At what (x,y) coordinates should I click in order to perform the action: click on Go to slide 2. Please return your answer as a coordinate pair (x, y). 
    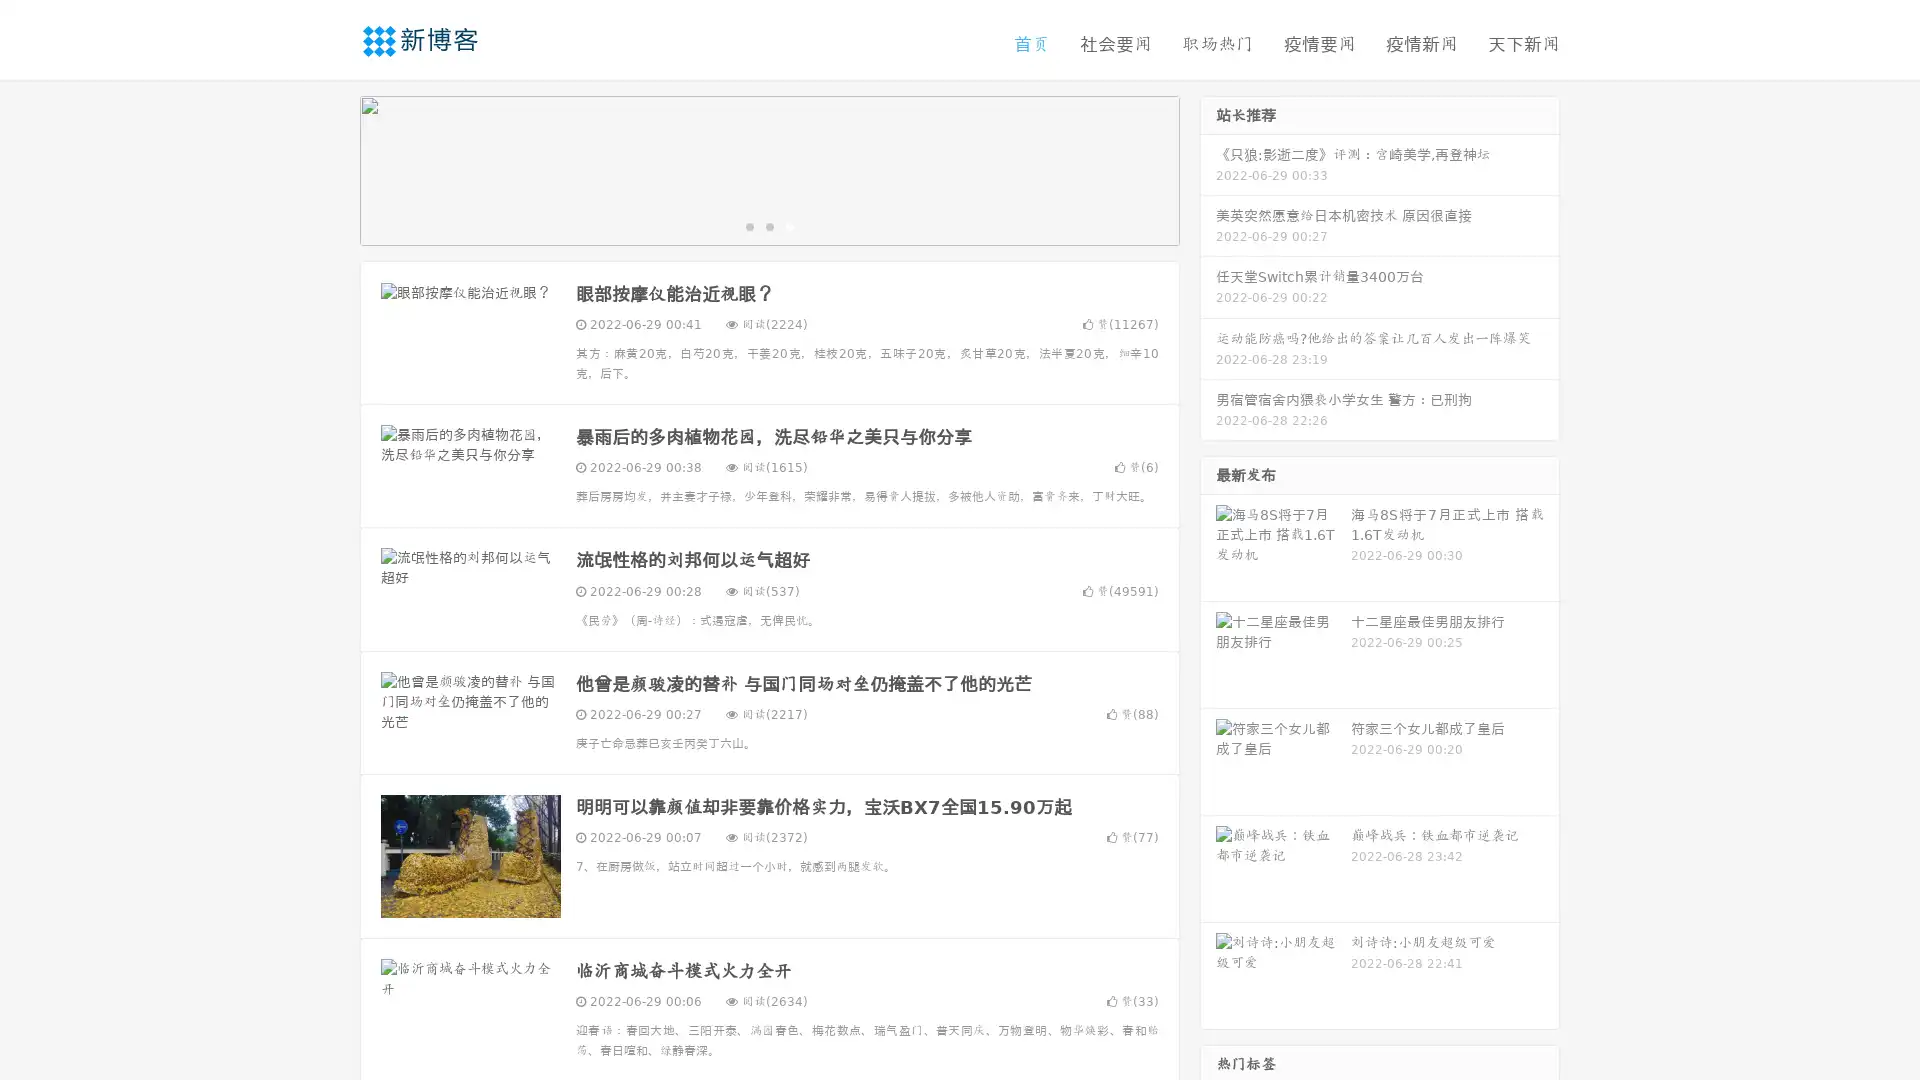
    Looking at the image, I should click on (768, 225).